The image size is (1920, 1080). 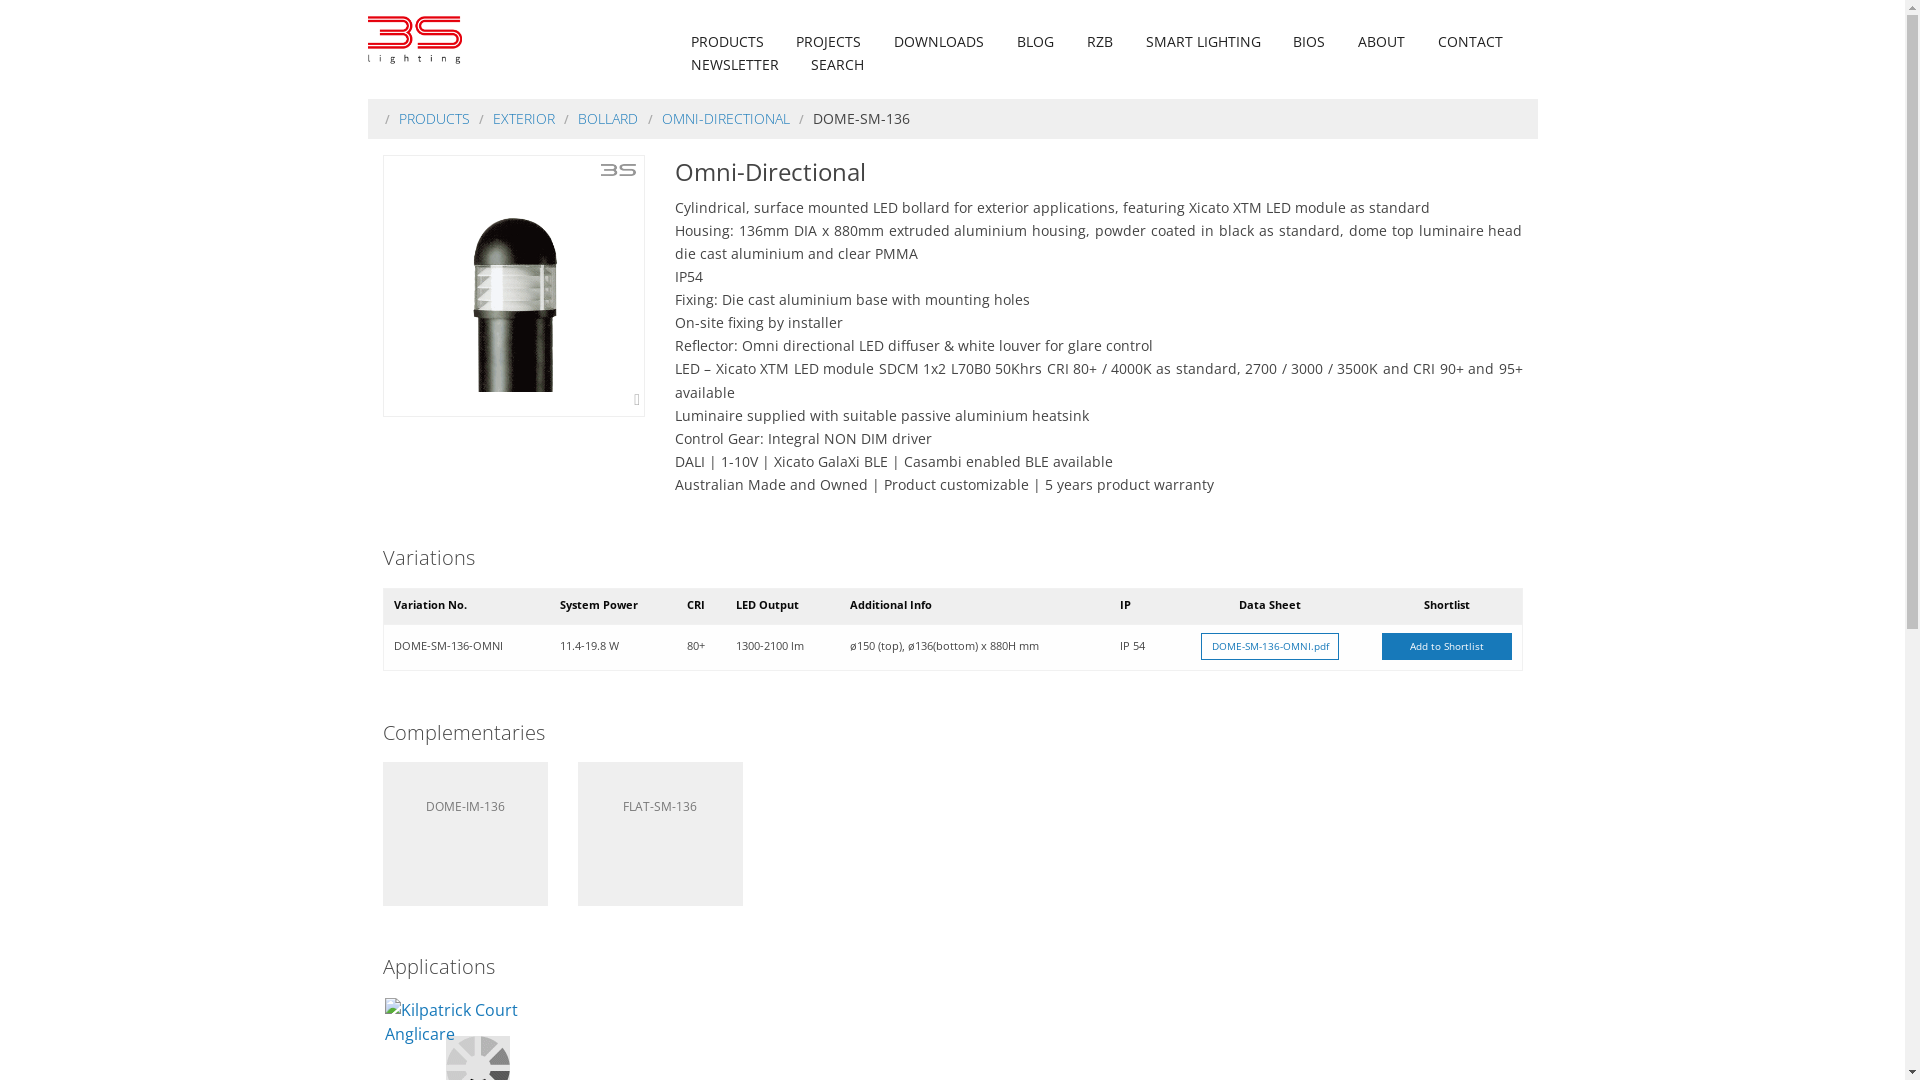 What do you see at coordinates (724, 118) in the screenshot?
I see `'OMNI-DIRECTIONAL'` at bounding box center [724, 118].